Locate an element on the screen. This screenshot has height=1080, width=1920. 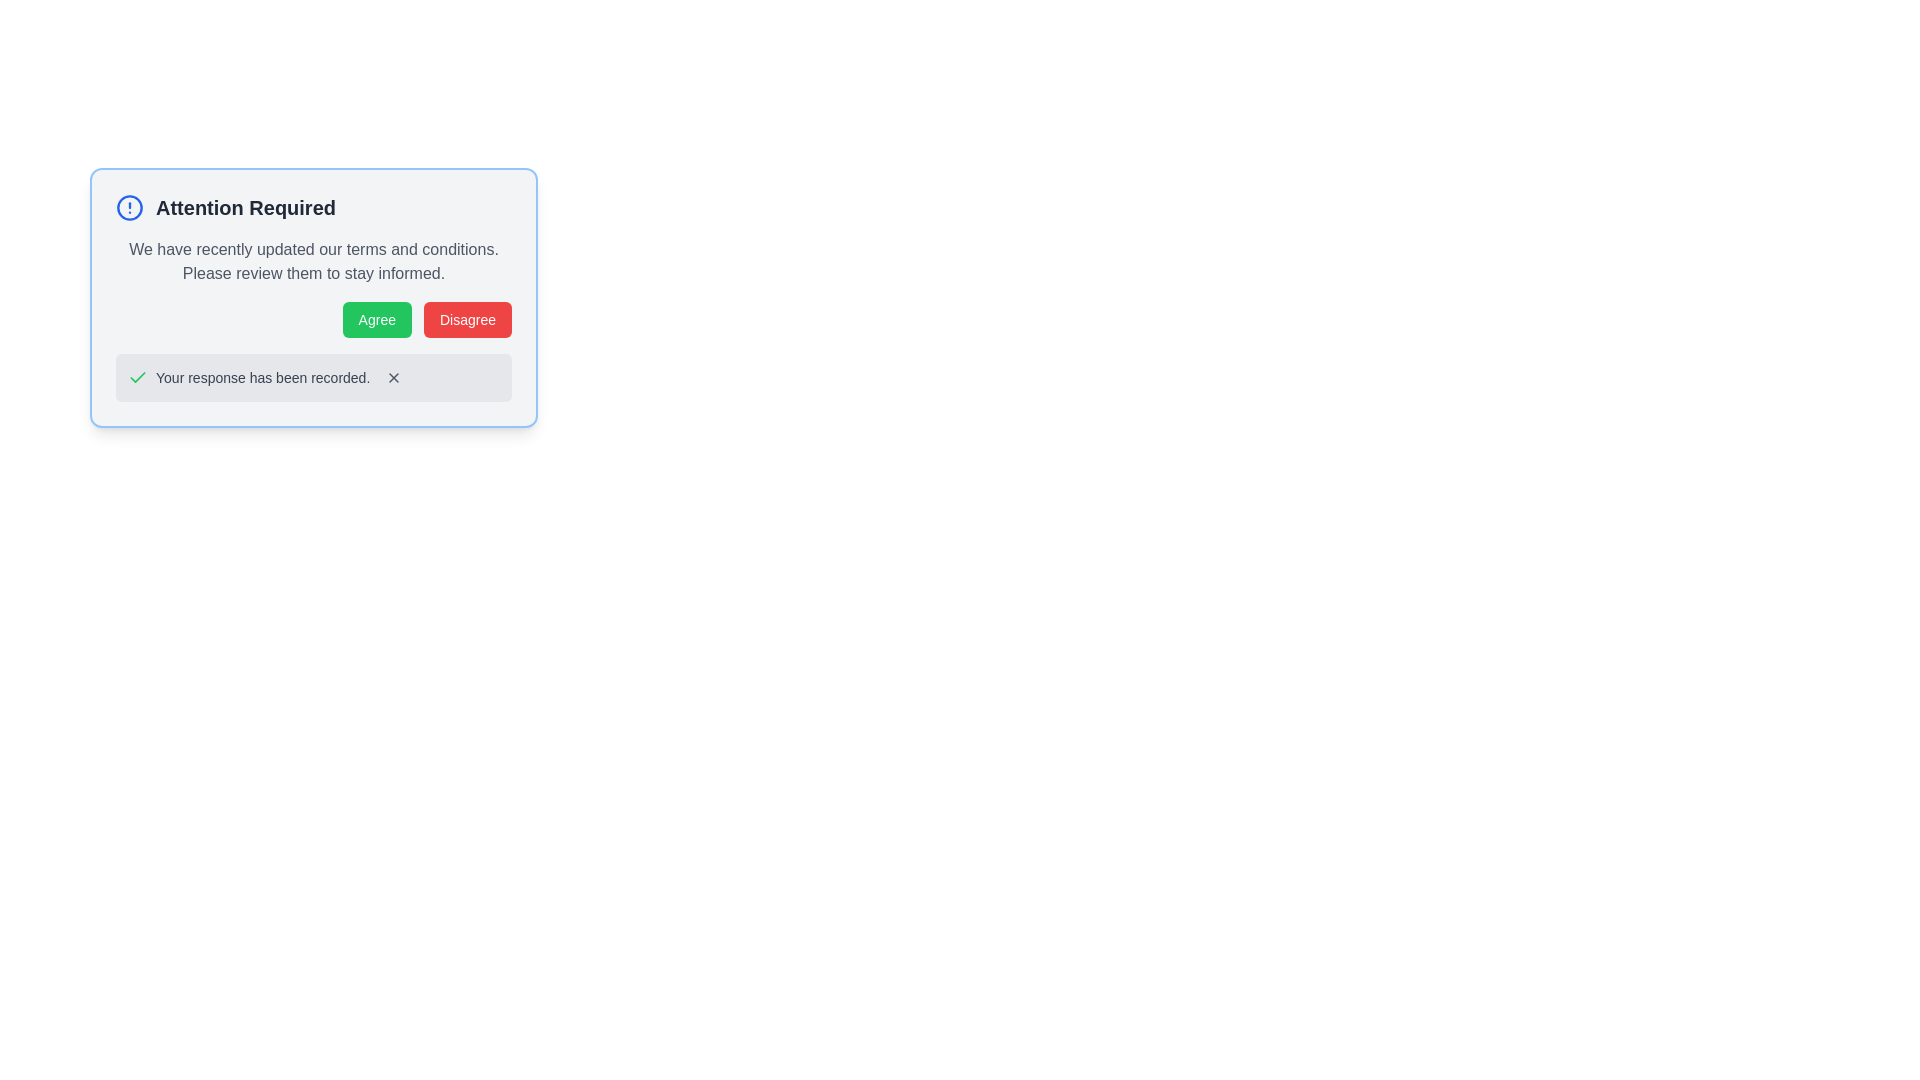
the close button located at the right end of the notification box labeled 'Your response has been recorded' is located at coordinates (393, 378).